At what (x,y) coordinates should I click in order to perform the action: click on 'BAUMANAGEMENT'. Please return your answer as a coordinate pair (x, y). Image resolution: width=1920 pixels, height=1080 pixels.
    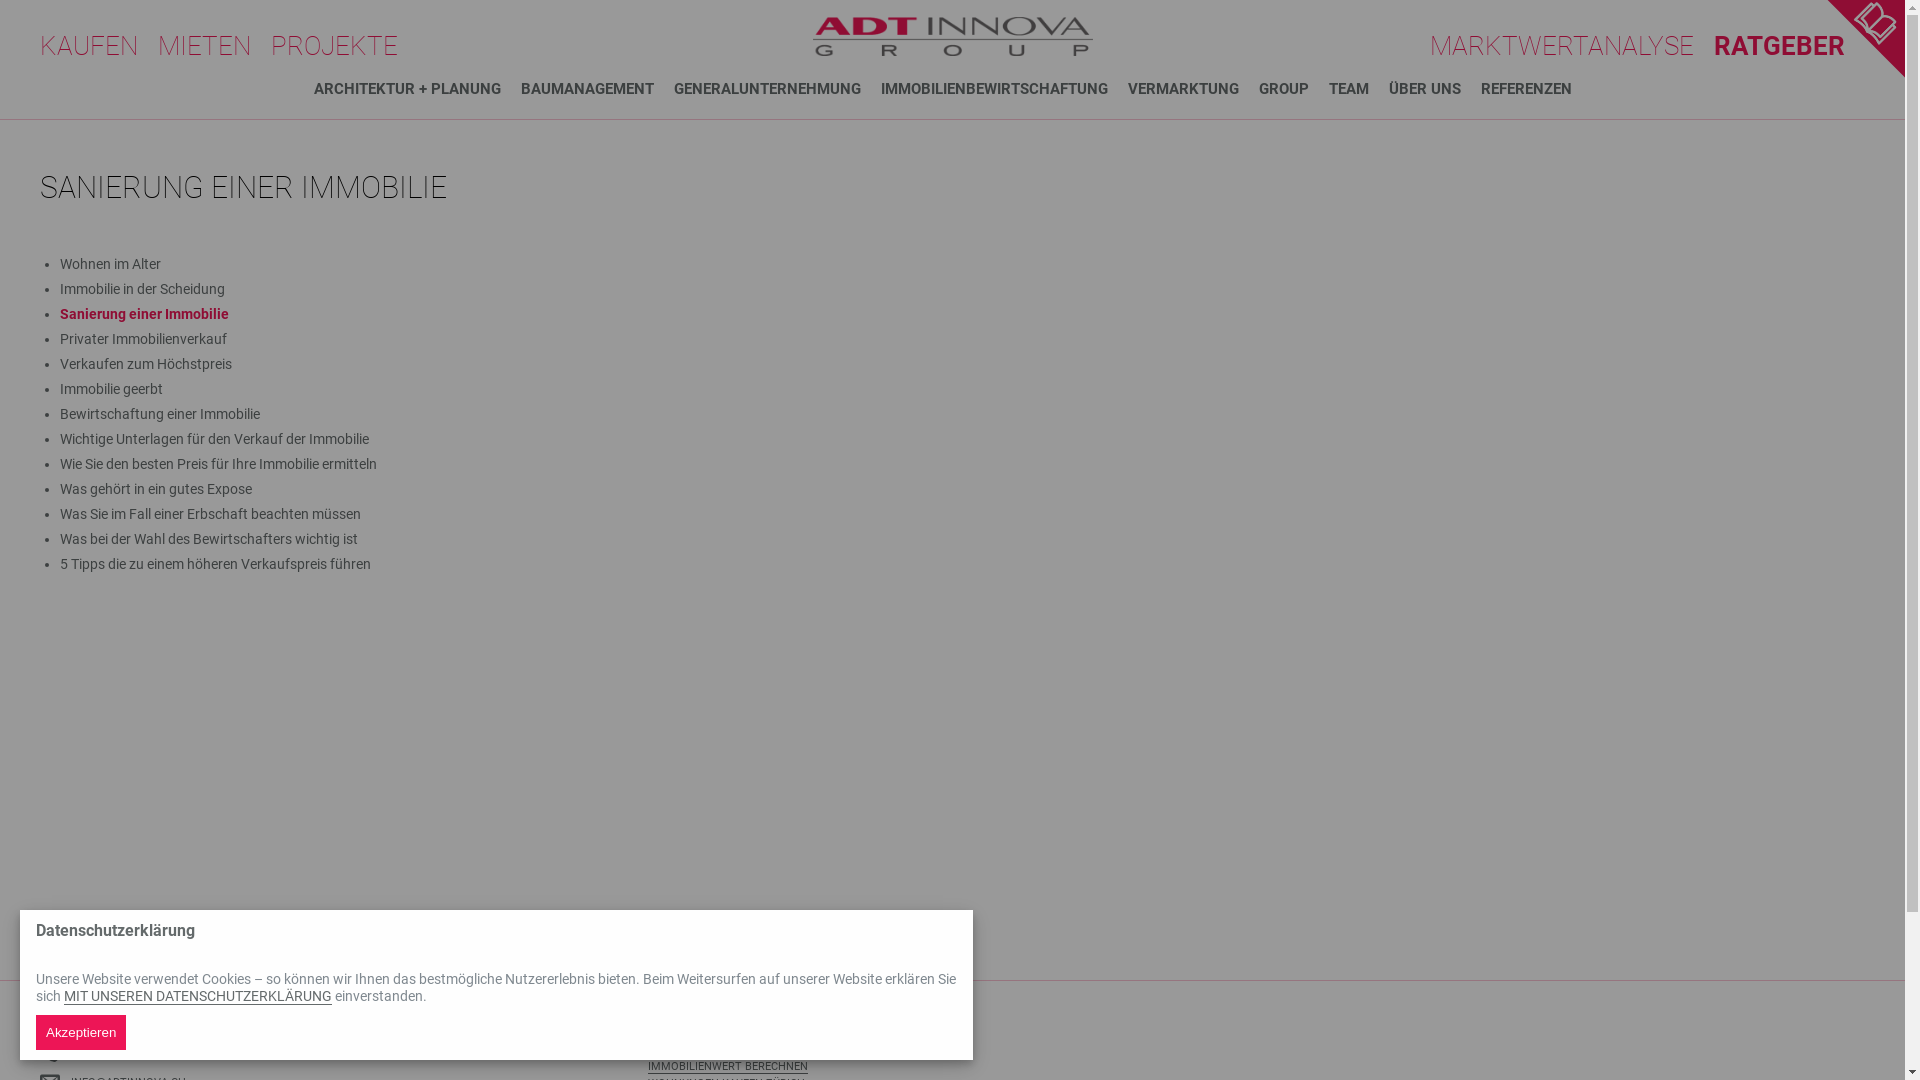
    Looking at the image, I should click on (595, 88).